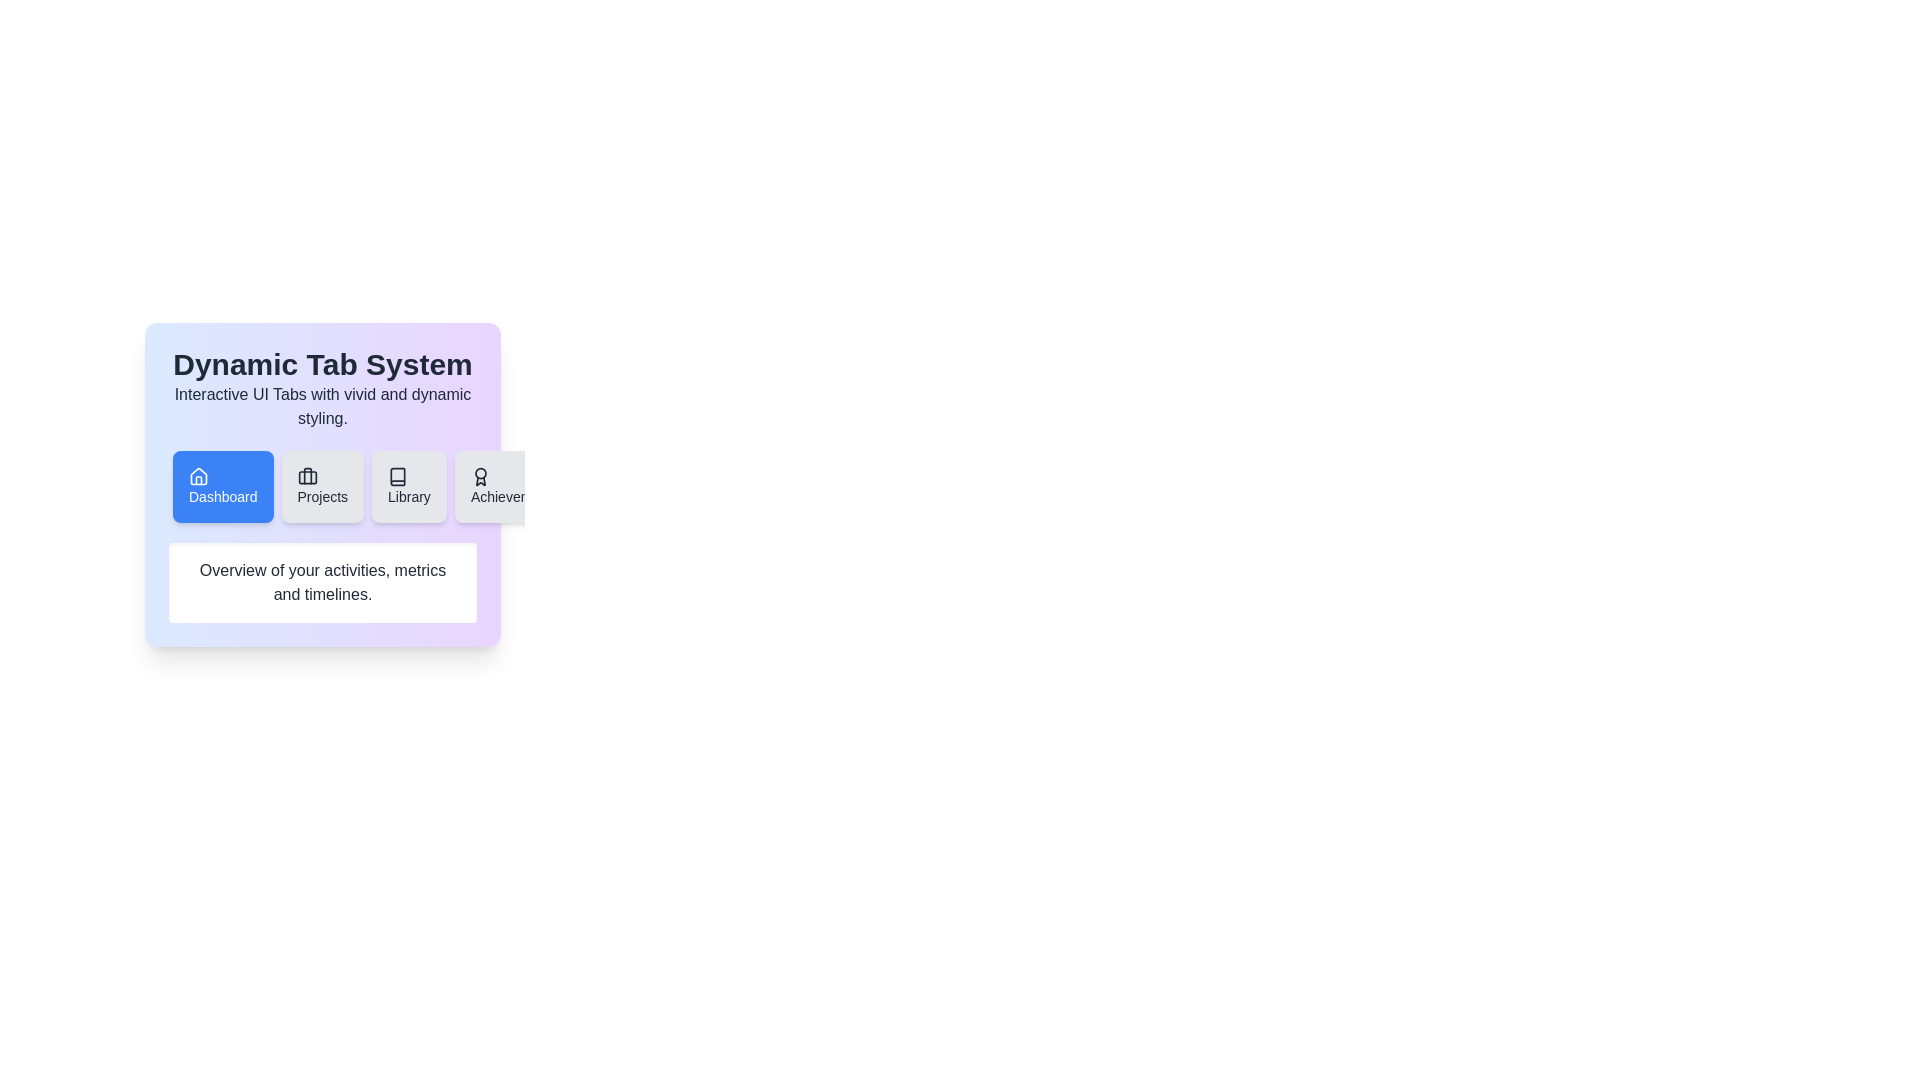 This screenshot has width=1920, height=1080. I want to click on the tab labeled Dashboard, so click(223, 486).